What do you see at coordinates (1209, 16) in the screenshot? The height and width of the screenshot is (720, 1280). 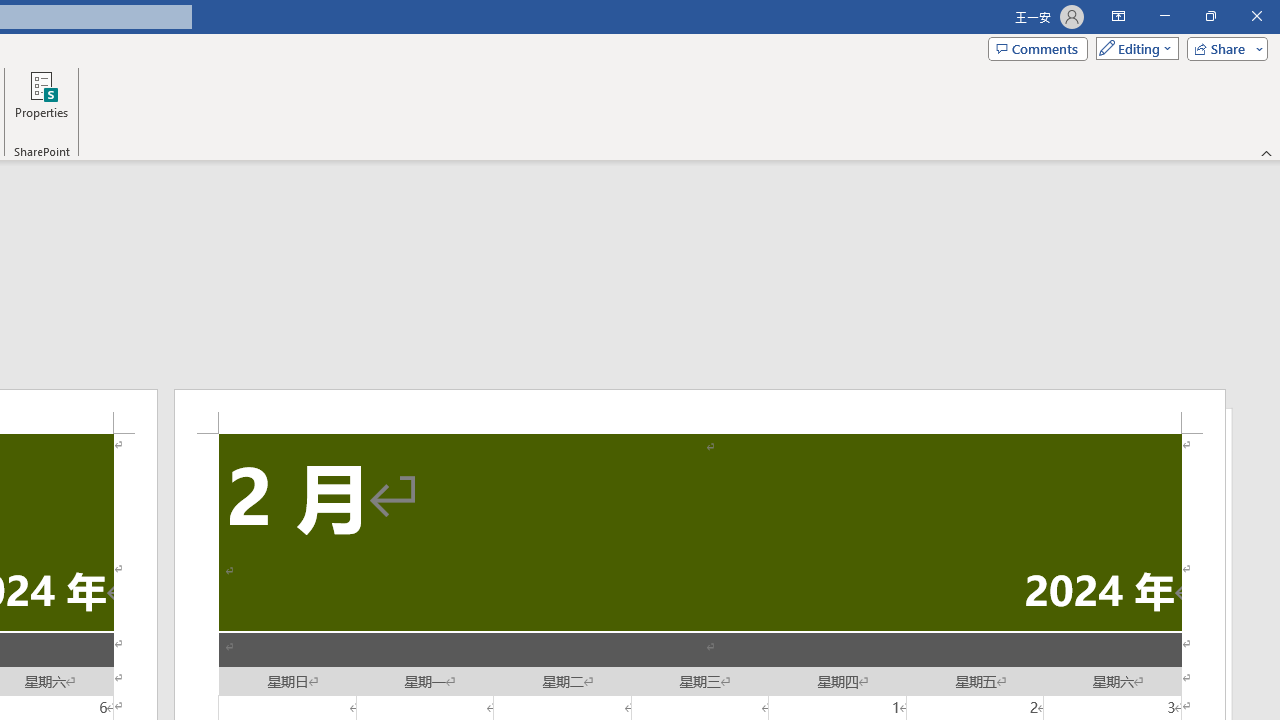 I see `'Restore Down'` at bounding box center [1209, 16].